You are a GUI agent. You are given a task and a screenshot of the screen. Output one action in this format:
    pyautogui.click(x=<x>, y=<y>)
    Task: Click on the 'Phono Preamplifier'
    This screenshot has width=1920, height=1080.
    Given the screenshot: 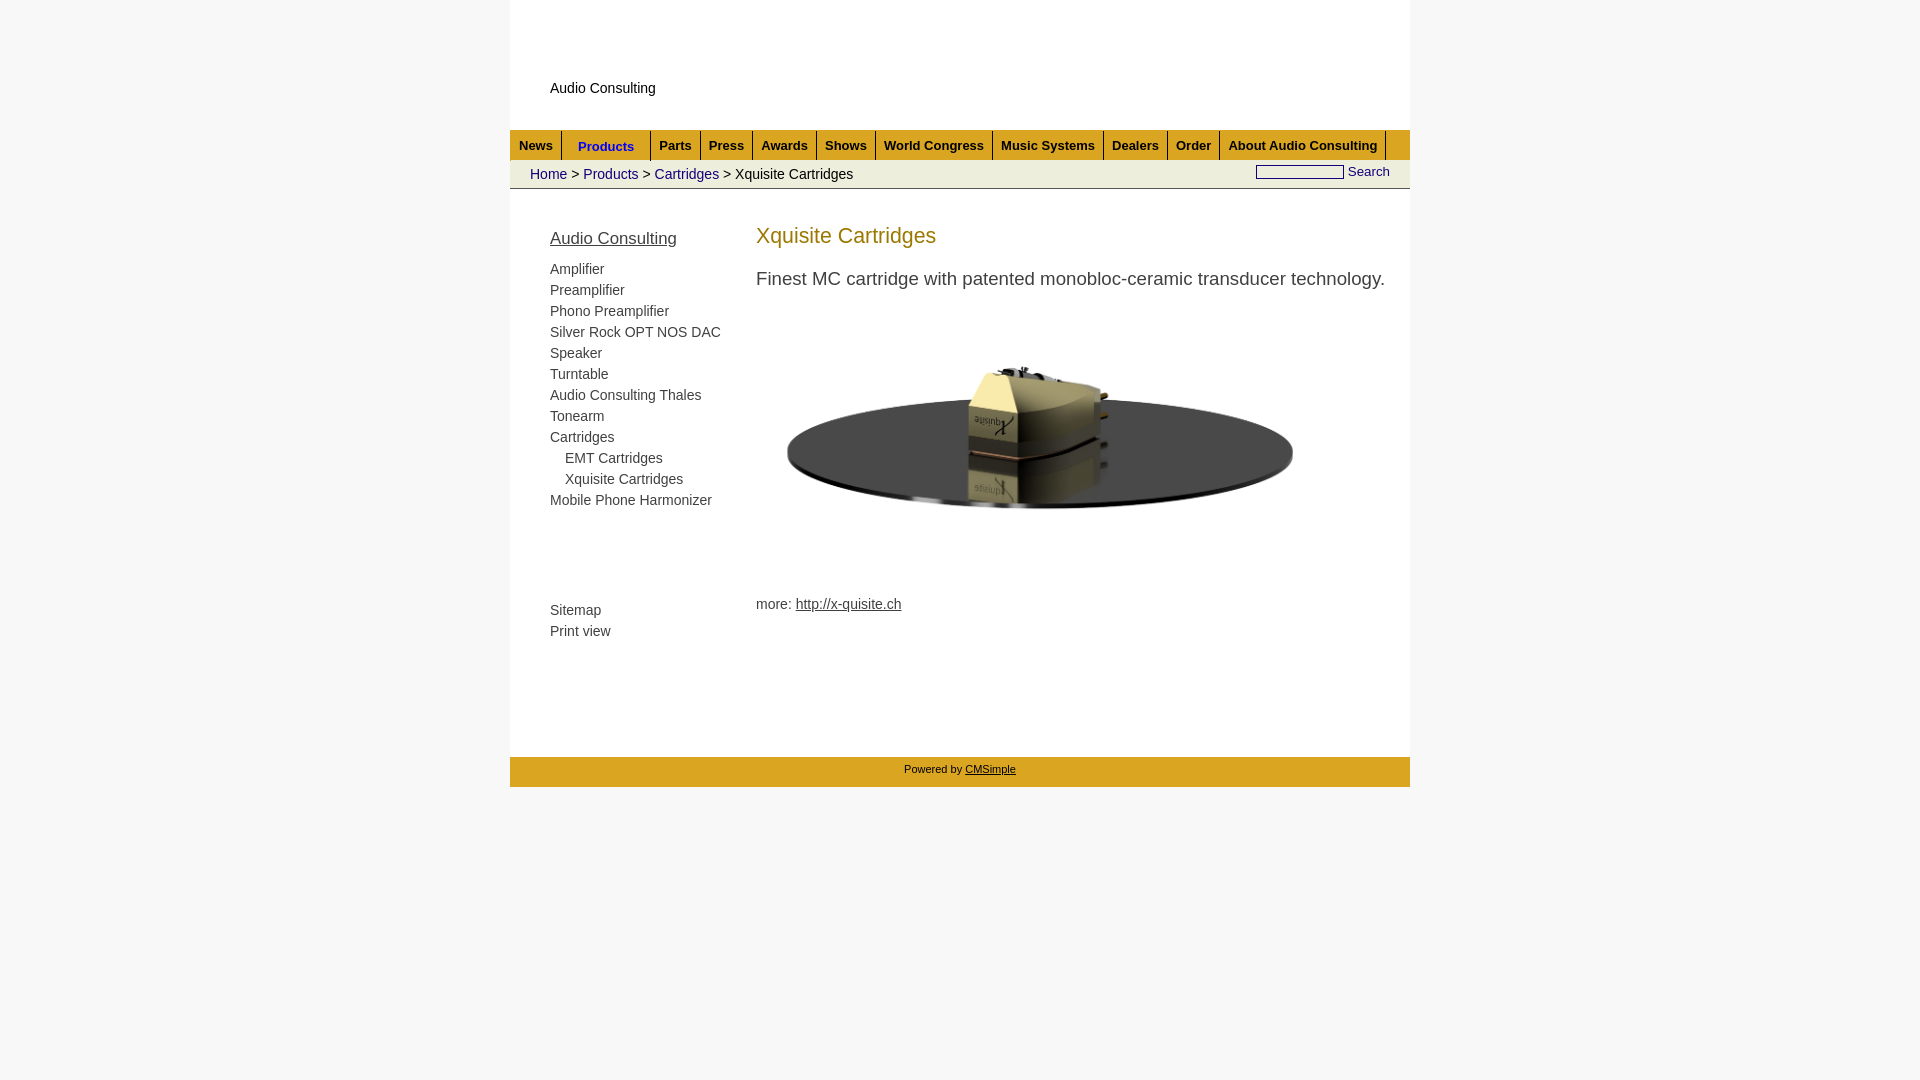 What is the action you would take?
    pyautogui.click(x=550, y=311)
    